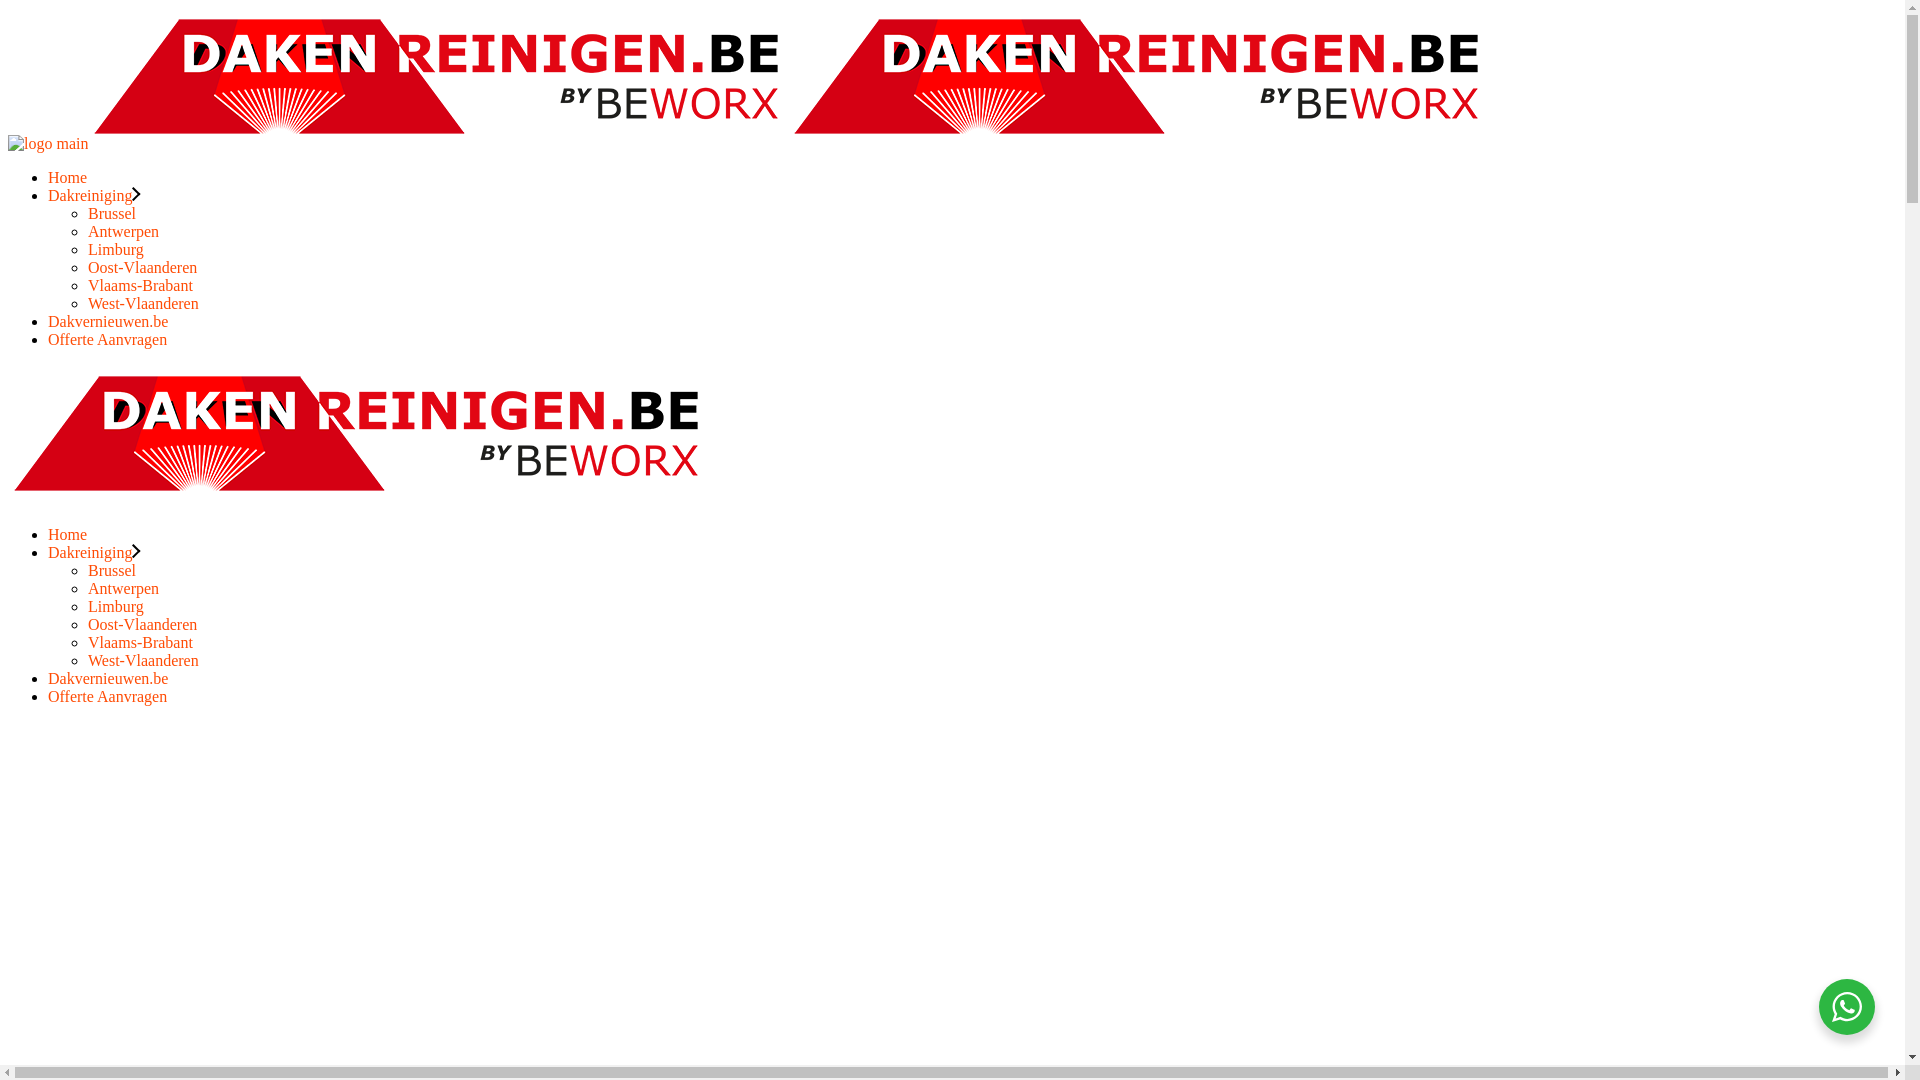 This screenshot has height=1080, width=1920. Describe the element at coordinates (122, 587) in the screenshot. I see `'Antwerpen'` at that location.